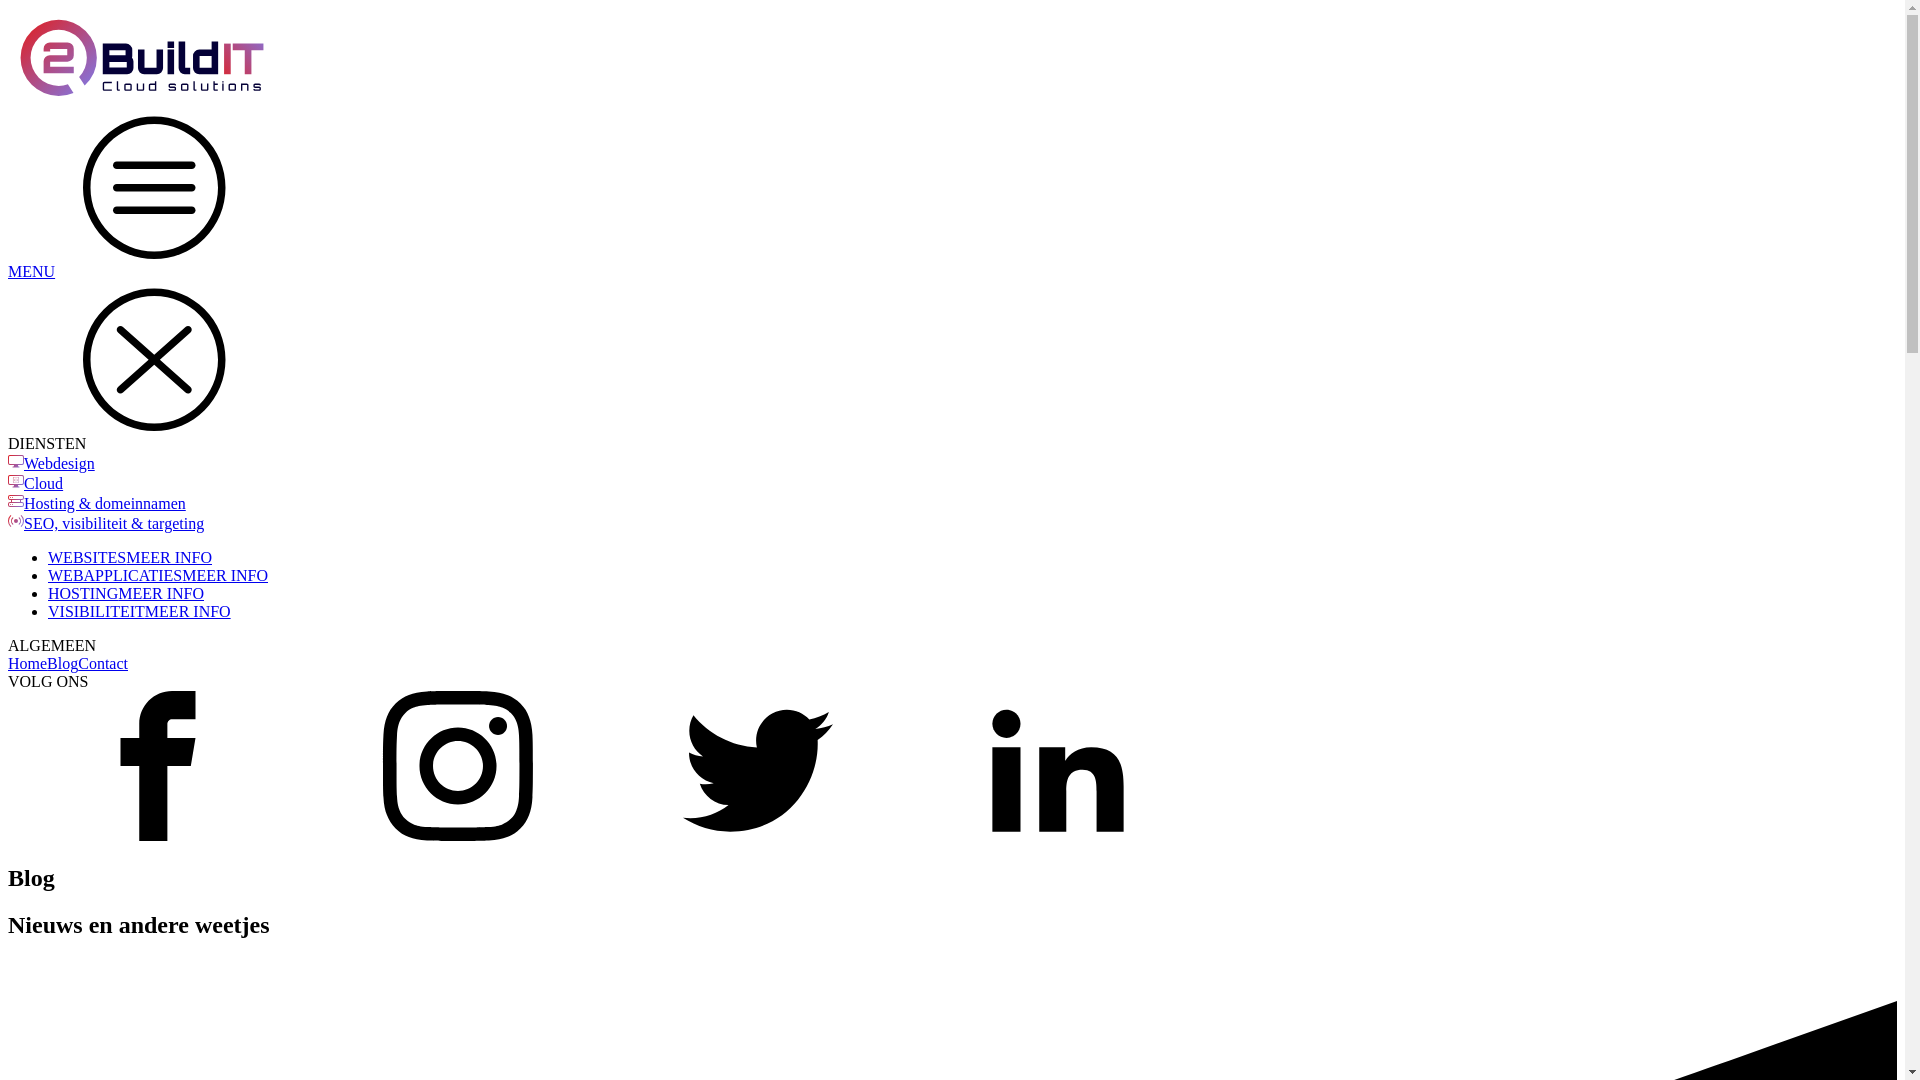 The height and width of the screenshot is (1080, 1920). Describe the element at coordinates (113, 522) in the screenshot. I see `'SEO, visibiliteit & targeting'` at that location.